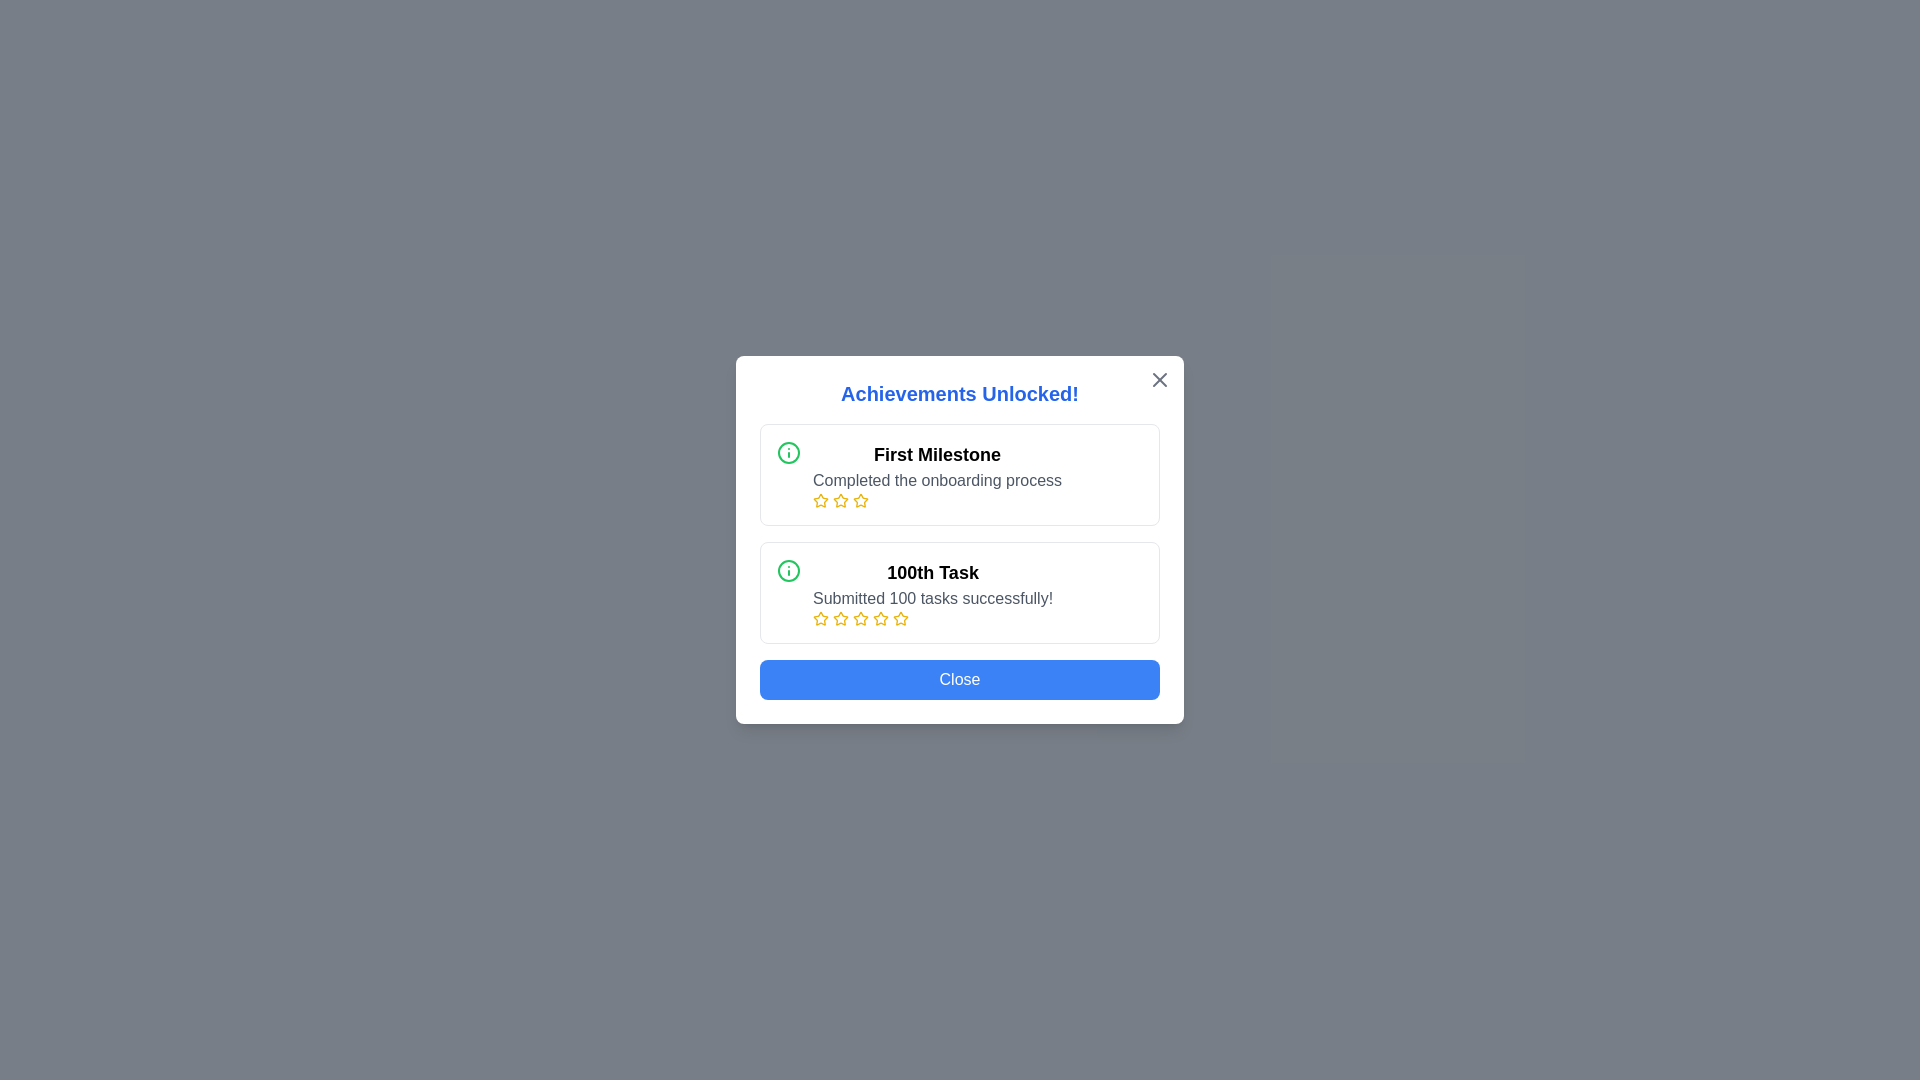 The height and width of the screenshot is (1080, 1920). I want to click on the circular green outlined Vector graphic icon located near the top-left corner of the 'First Milestone' box, which indicates the completion of the onboarding process, so click(787, 570).